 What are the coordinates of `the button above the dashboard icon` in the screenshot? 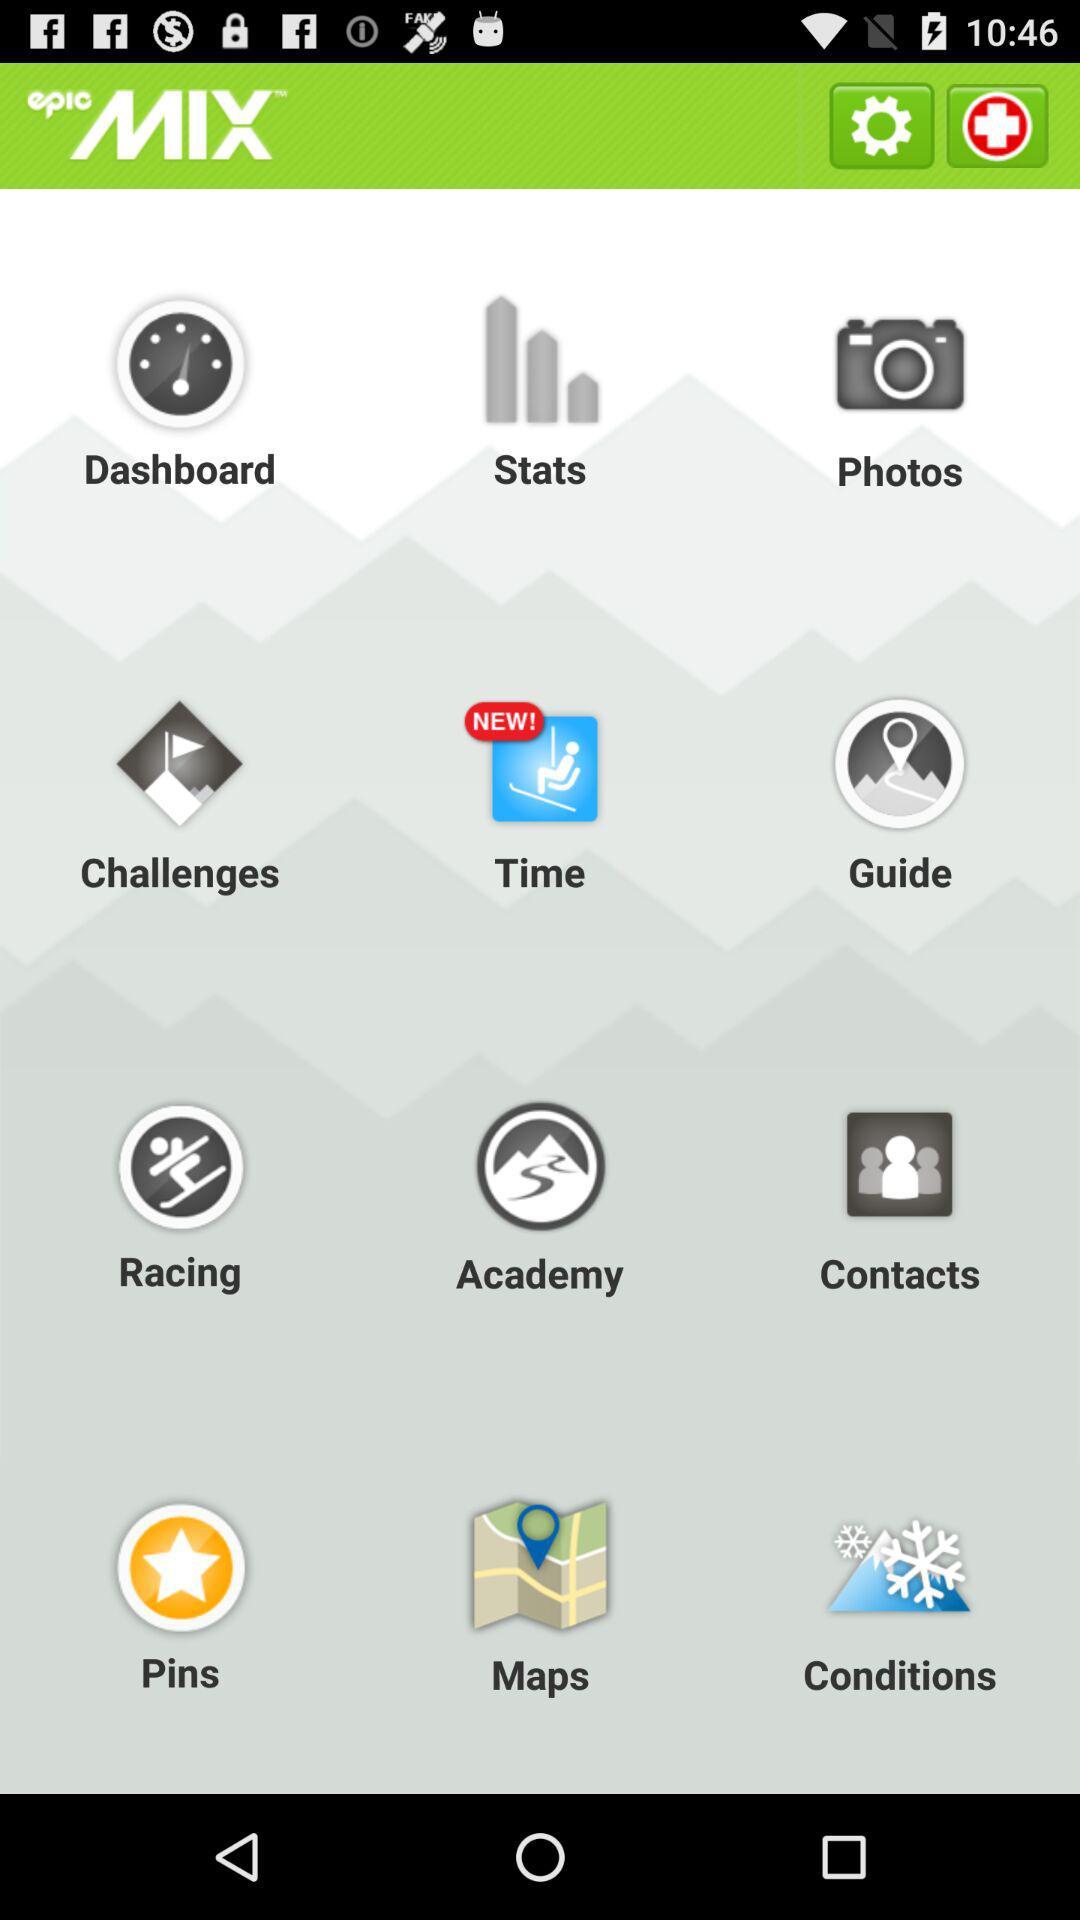 It's located at (156, 124).